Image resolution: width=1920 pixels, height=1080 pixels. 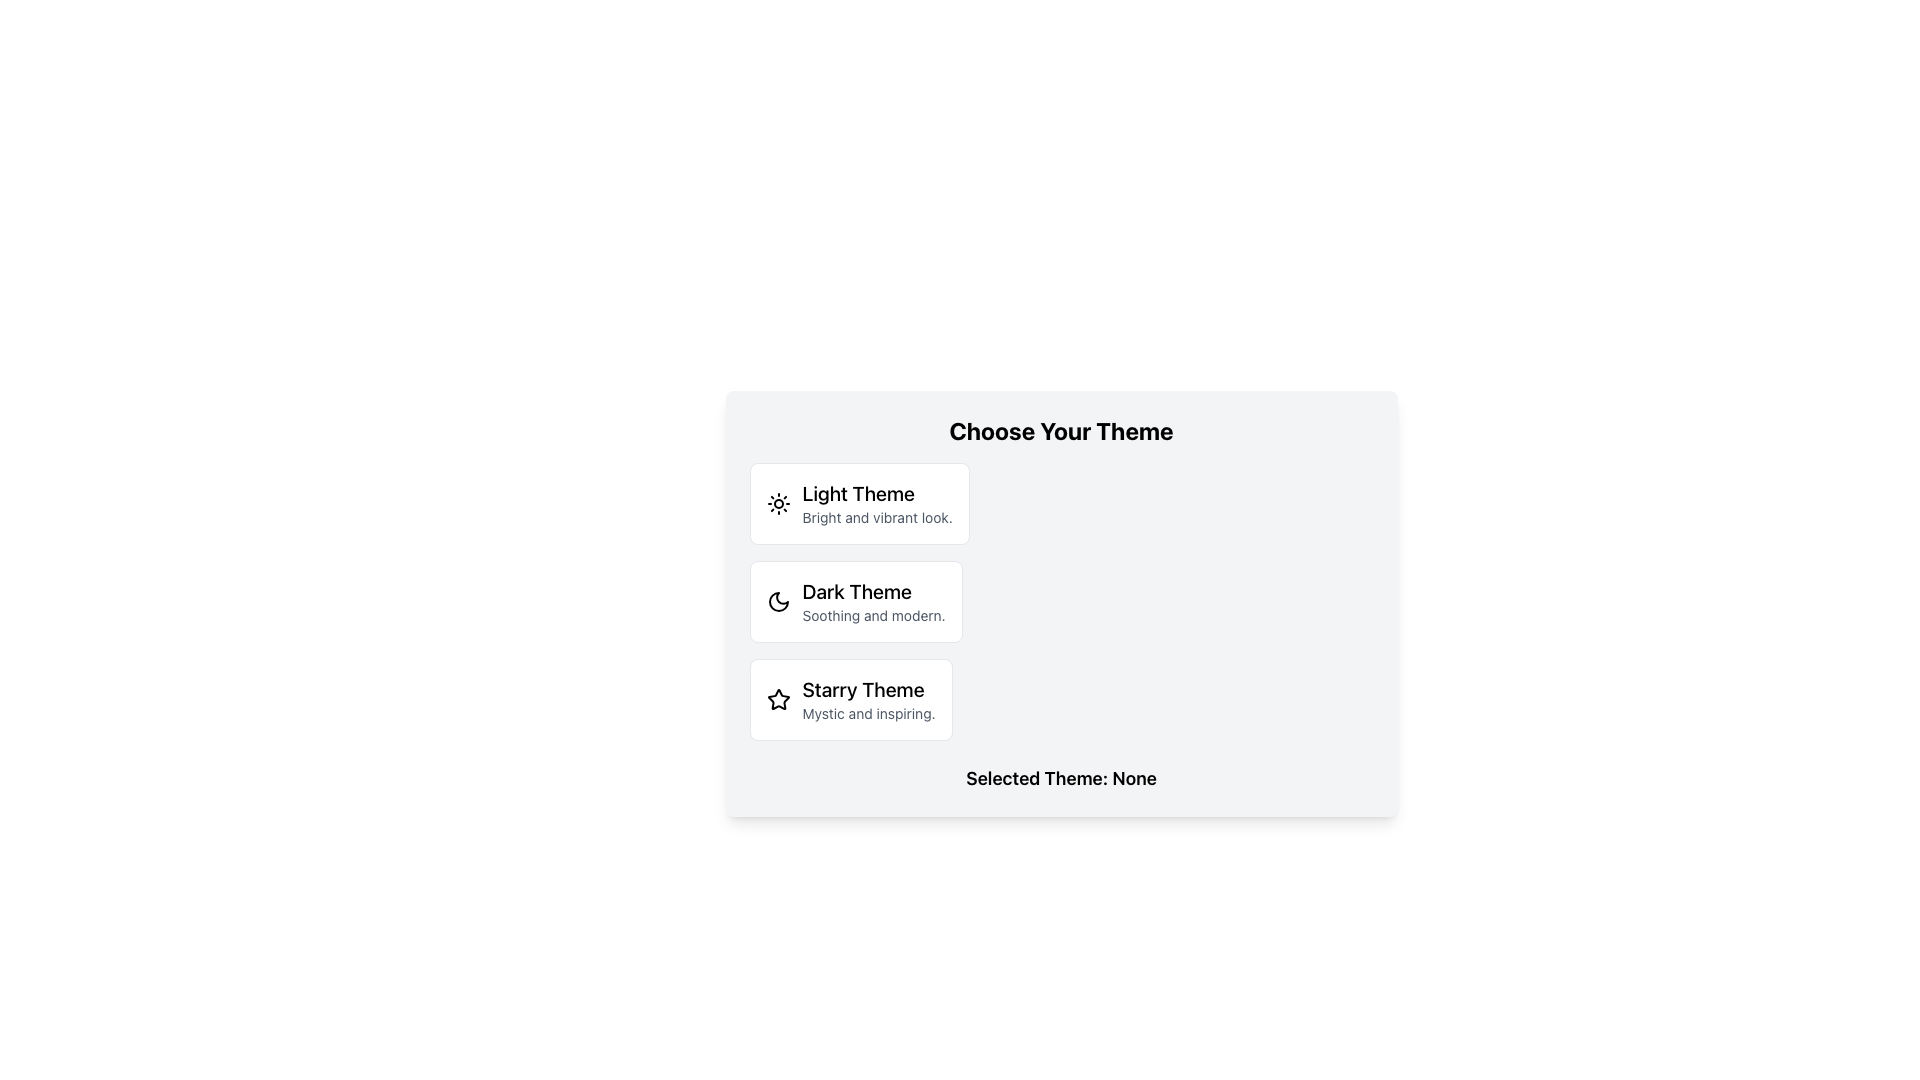 What do you see at coordinates (874, 600) in the screenshot?
I see `the 'Dark Theme' textual description element, which consists of two lines of text: 'Dark Theme' in large, bold font and 'Soothing and modern.' in smaller, lighter font, located in the middle entry of the theme selection card` at bounding box center [874, 600].